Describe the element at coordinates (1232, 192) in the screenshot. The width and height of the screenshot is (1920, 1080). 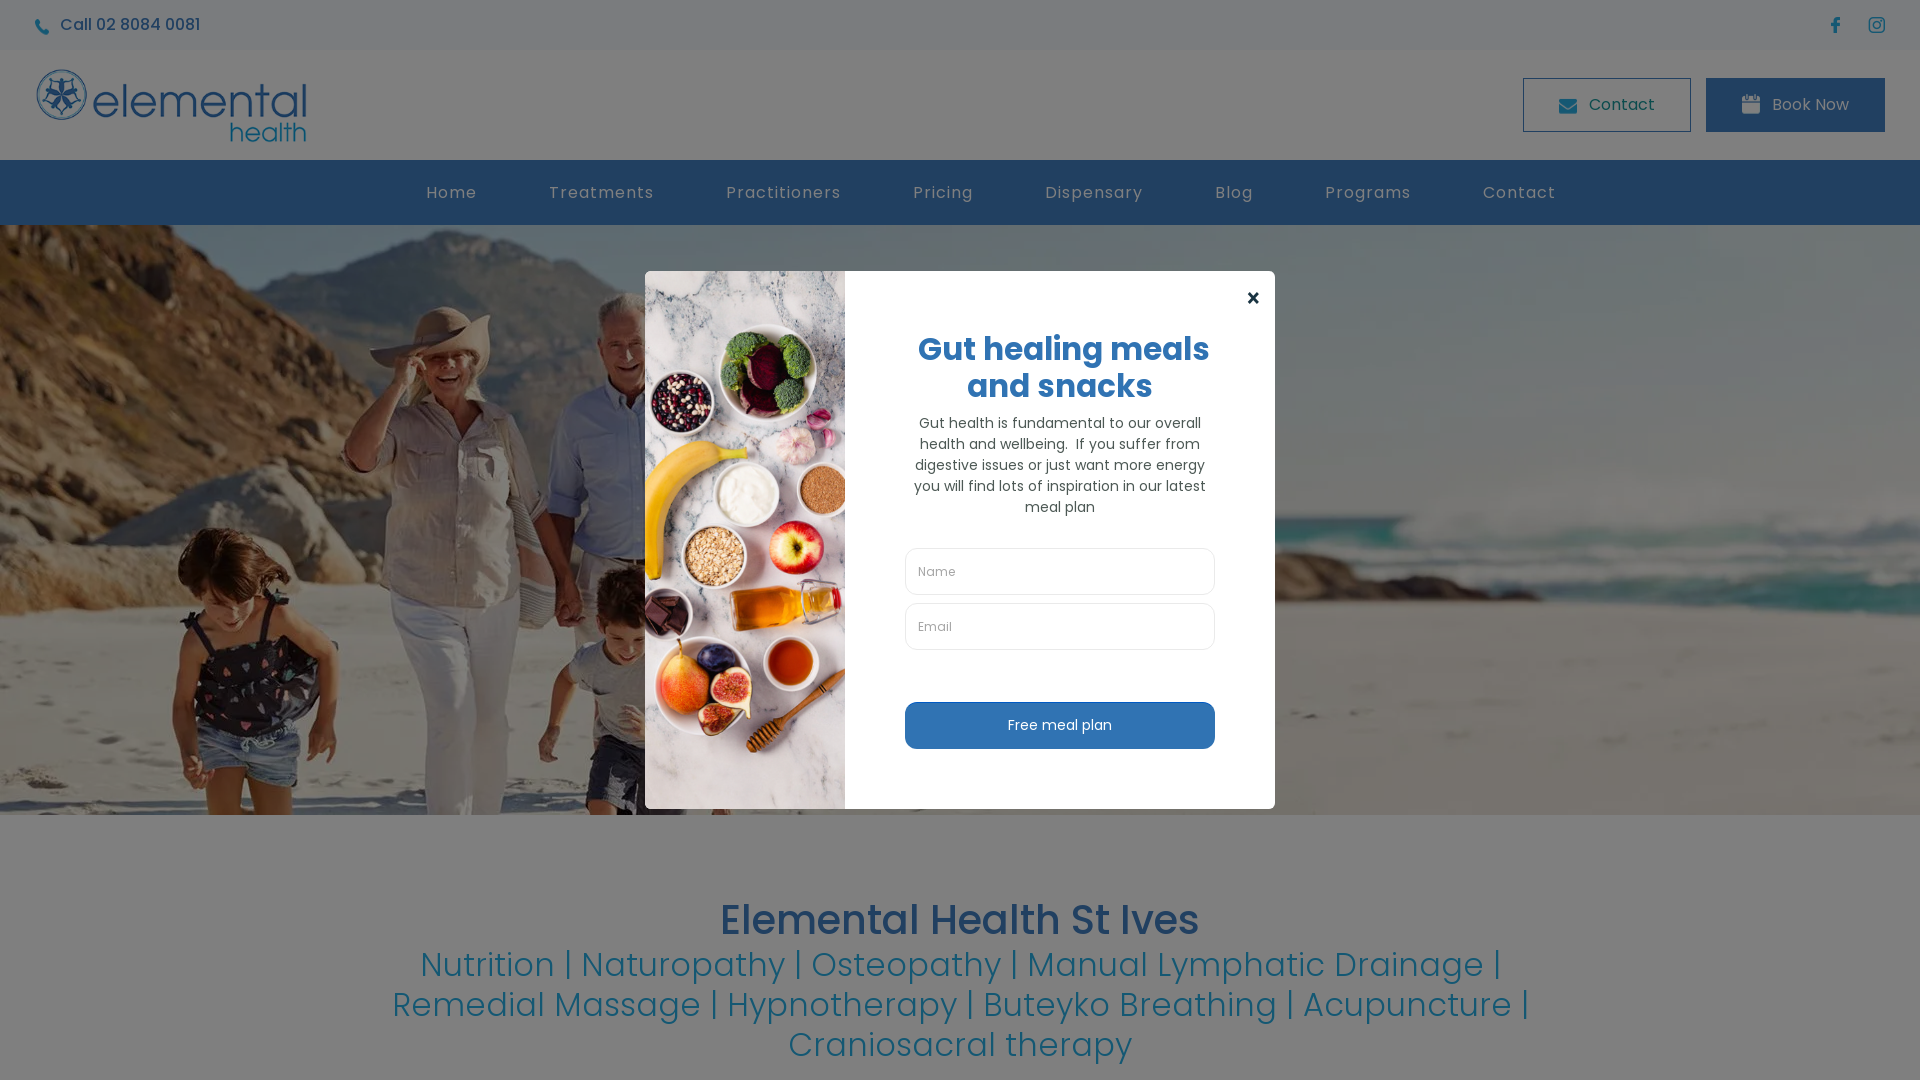
I see `'Blog'` at that location.